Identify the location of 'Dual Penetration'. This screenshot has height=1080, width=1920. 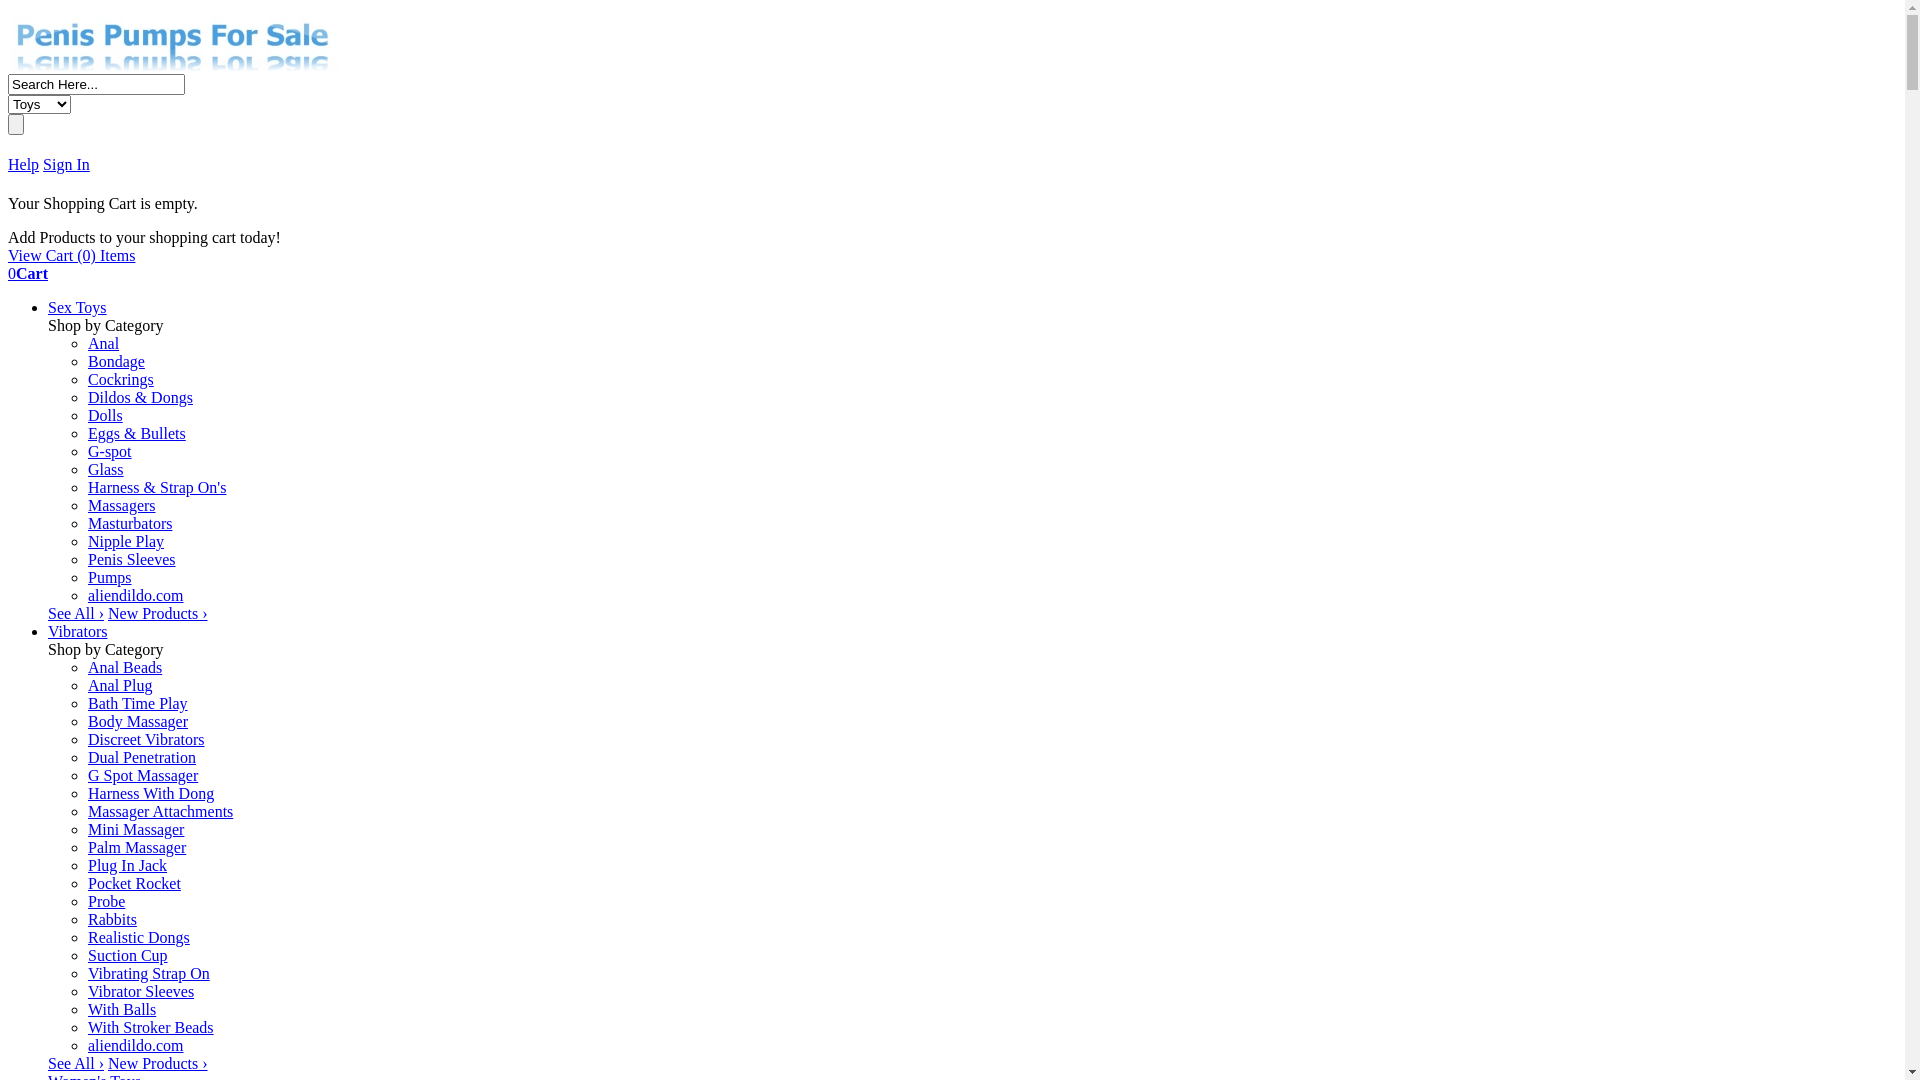
(141, 757).